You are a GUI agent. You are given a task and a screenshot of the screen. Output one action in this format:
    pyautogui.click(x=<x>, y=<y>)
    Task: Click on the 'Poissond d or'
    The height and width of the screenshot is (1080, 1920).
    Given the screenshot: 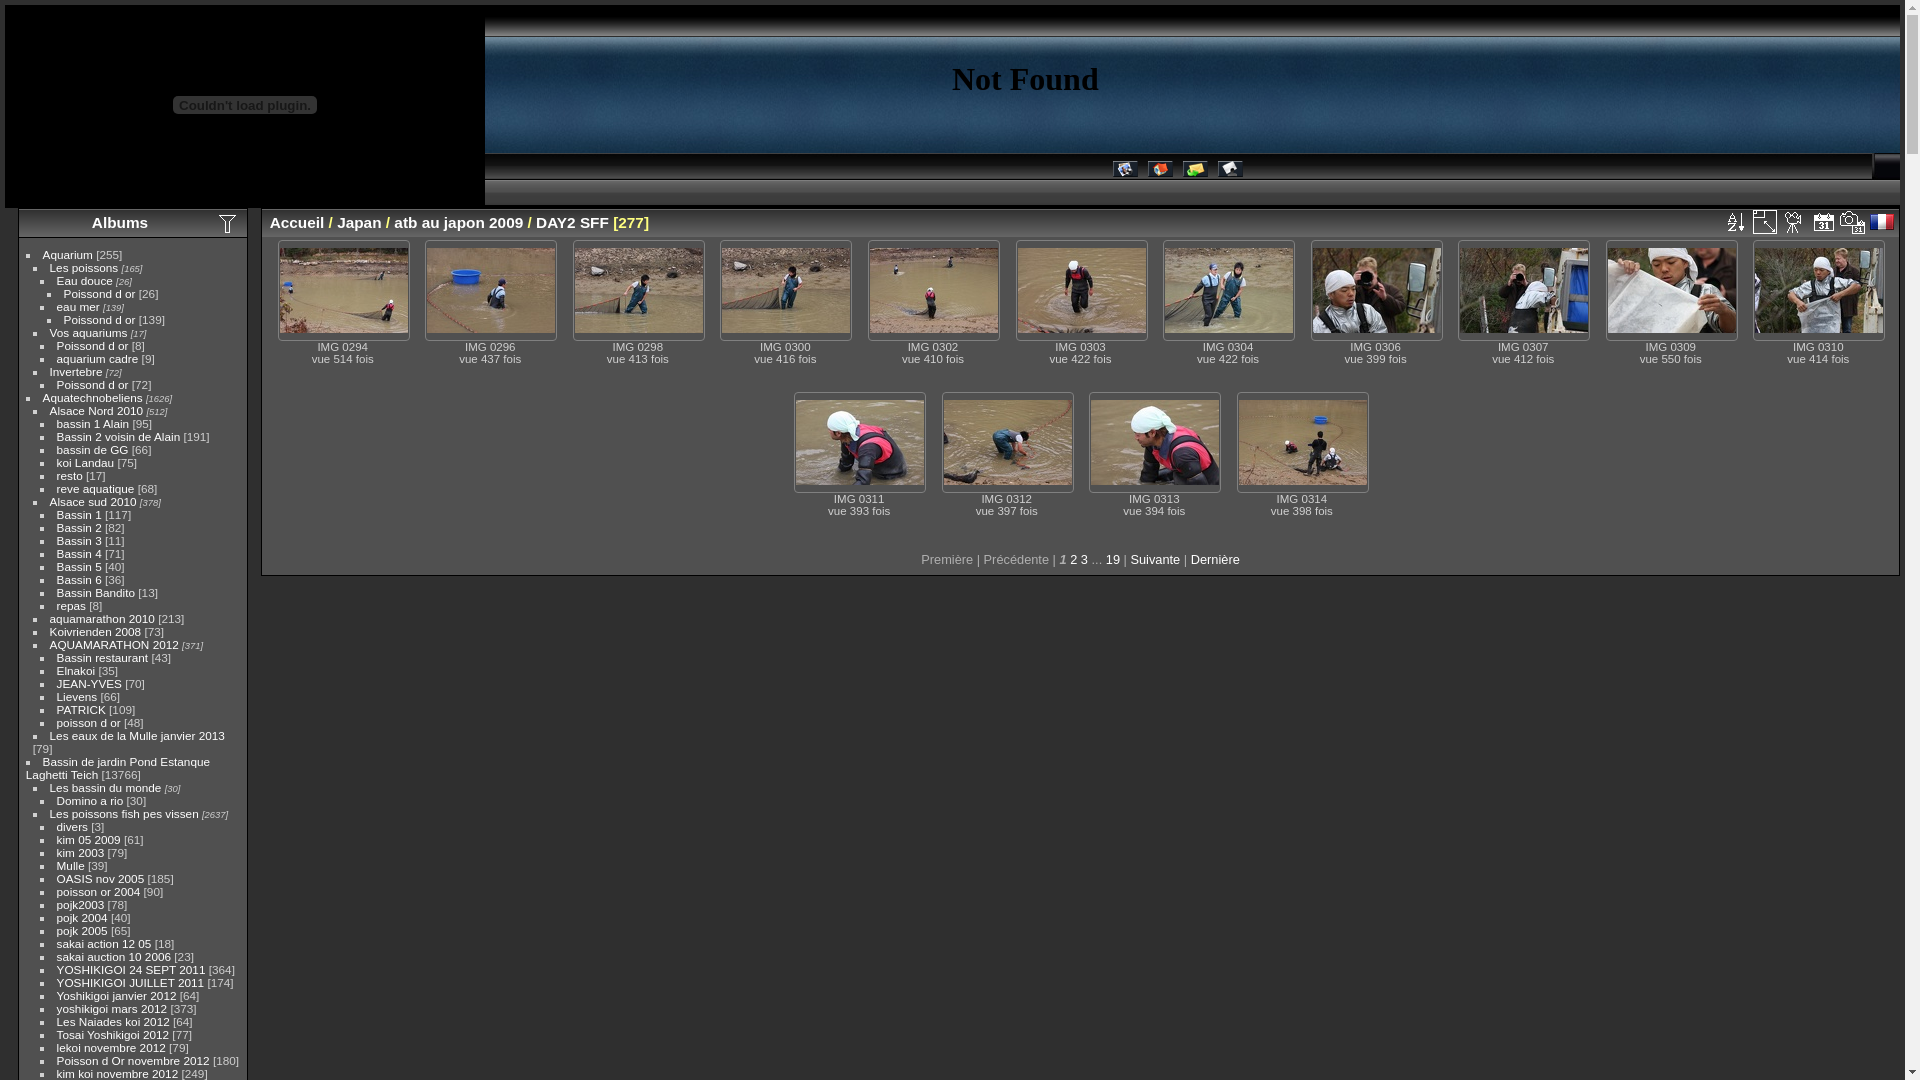 What is the action you would take?
    pyautogui.click(x=99, y=318)
    